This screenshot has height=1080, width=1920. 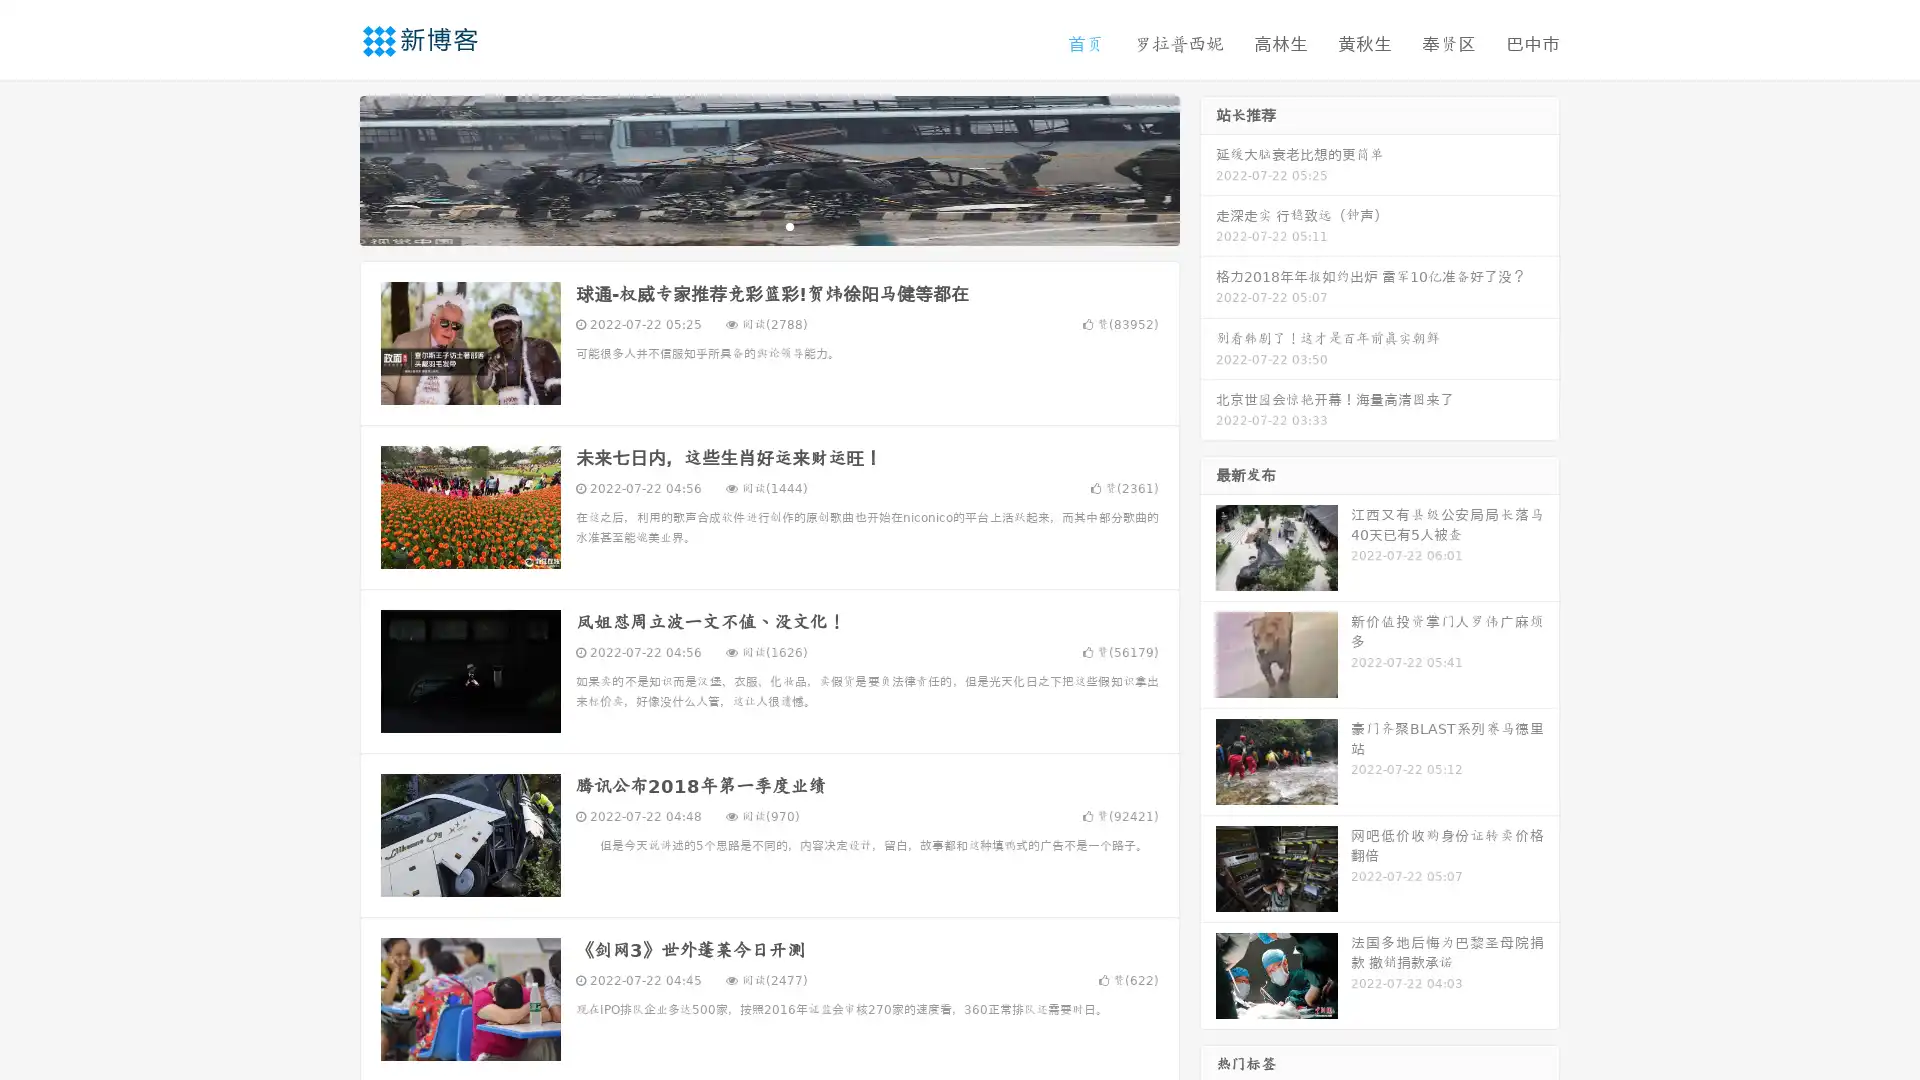 I want to click on Go to slide 3, so click(x=789, y=225).